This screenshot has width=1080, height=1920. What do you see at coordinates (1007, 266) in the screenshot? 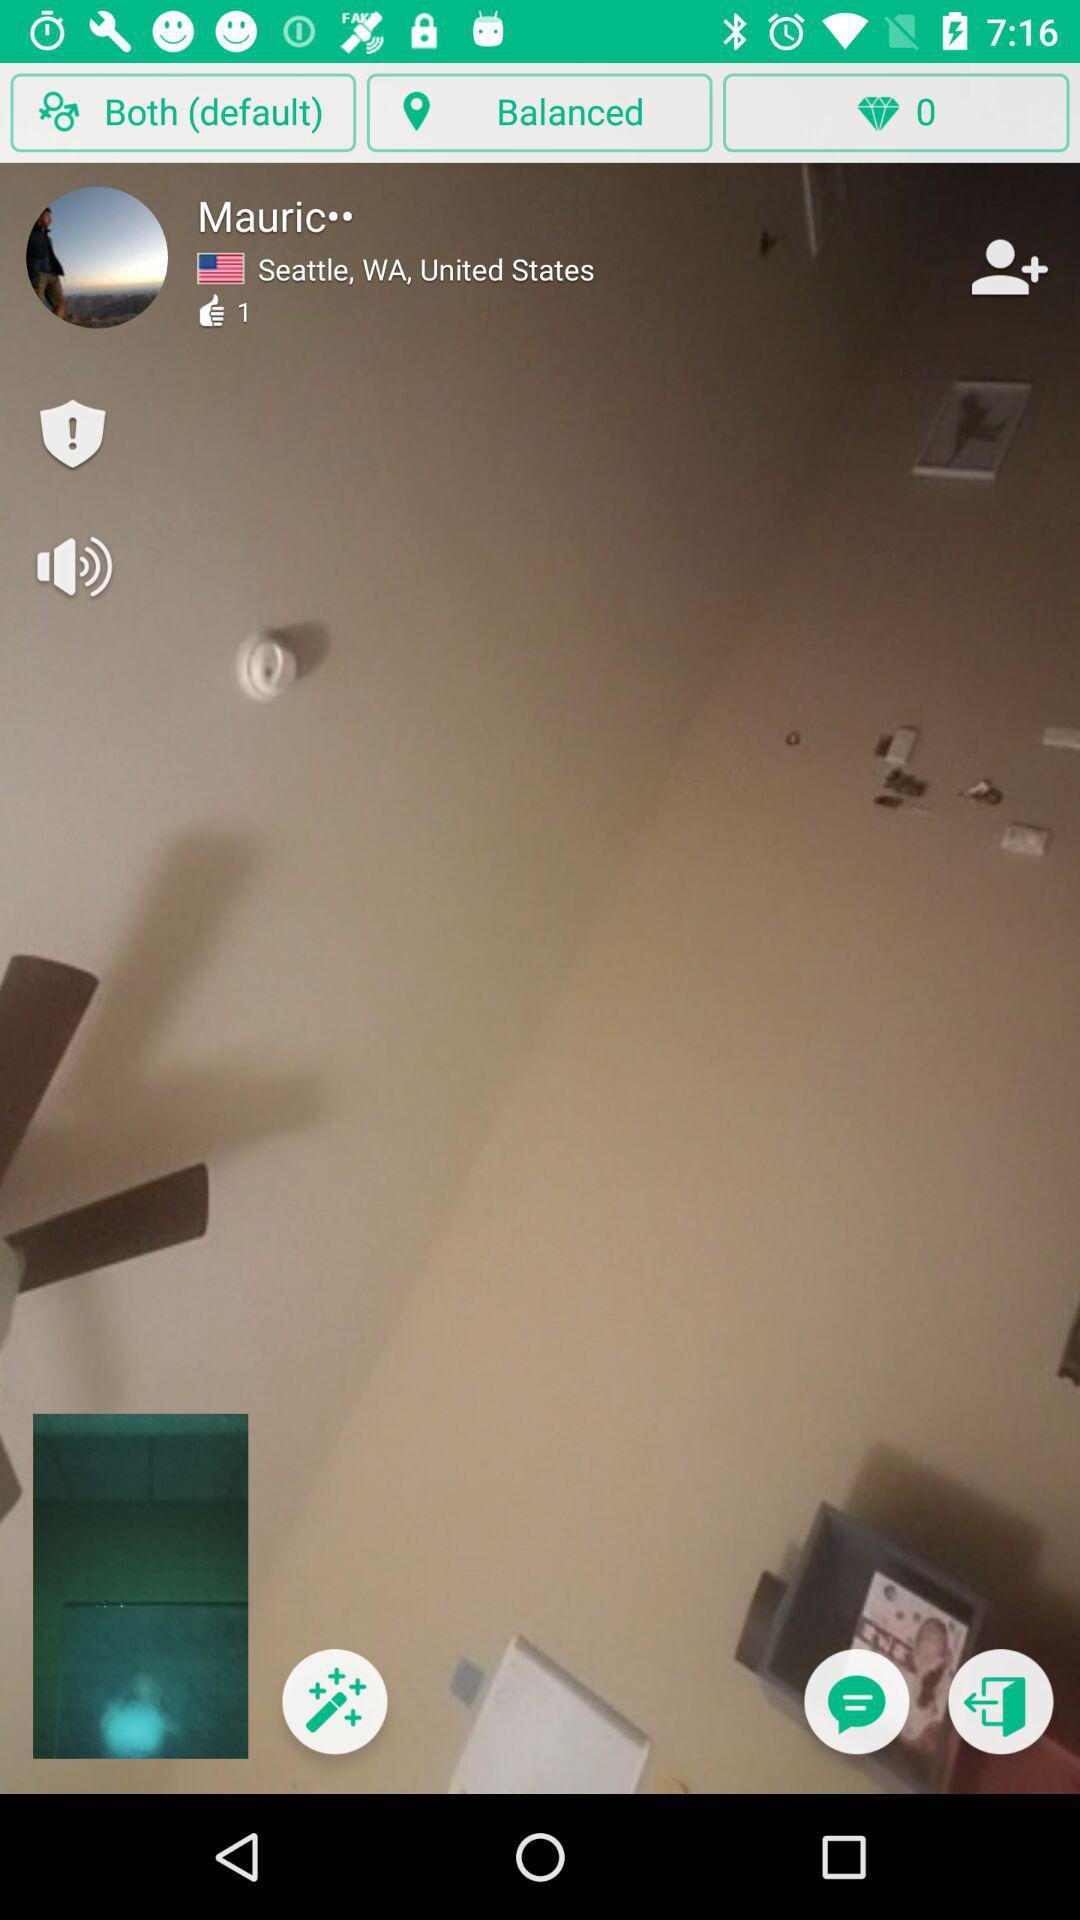
I see `person` at bounding box center [1007, 266].